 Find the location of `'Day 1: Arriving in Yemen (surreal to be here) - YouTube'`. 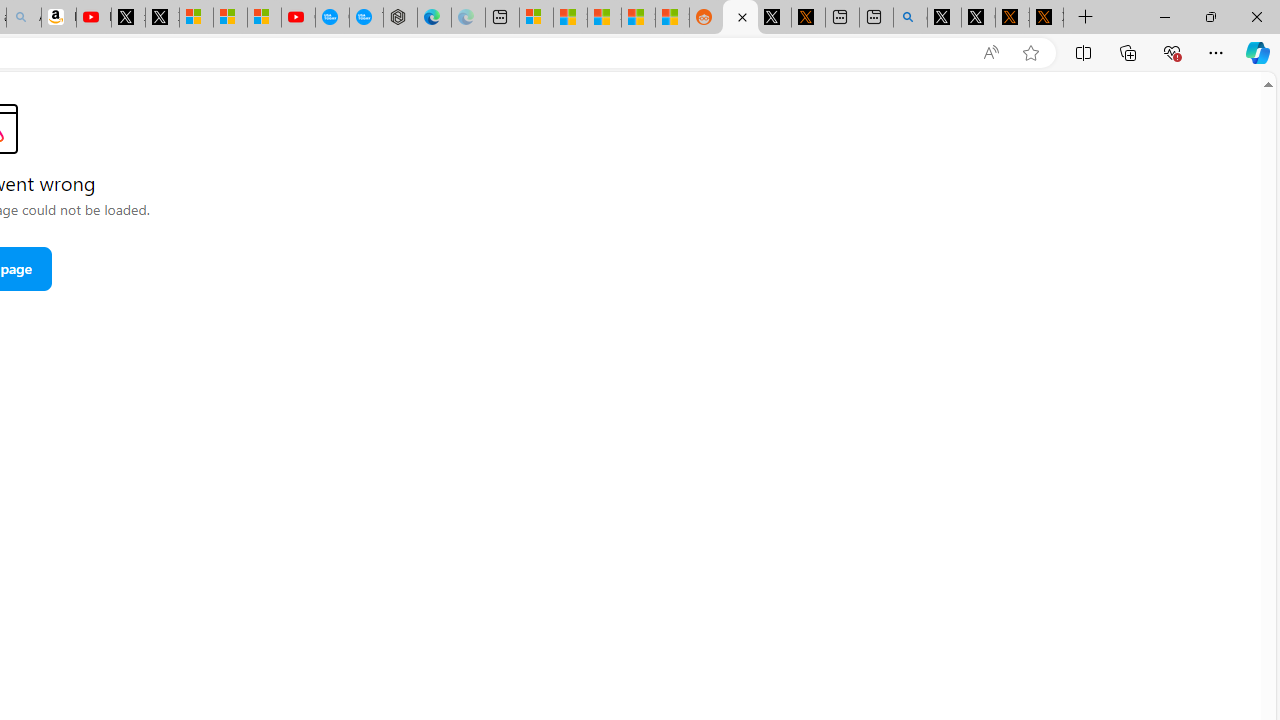

'Day 1: Arriving in Yemen (surreal to be here) - YouTube' is located at coordinates (93, 17).